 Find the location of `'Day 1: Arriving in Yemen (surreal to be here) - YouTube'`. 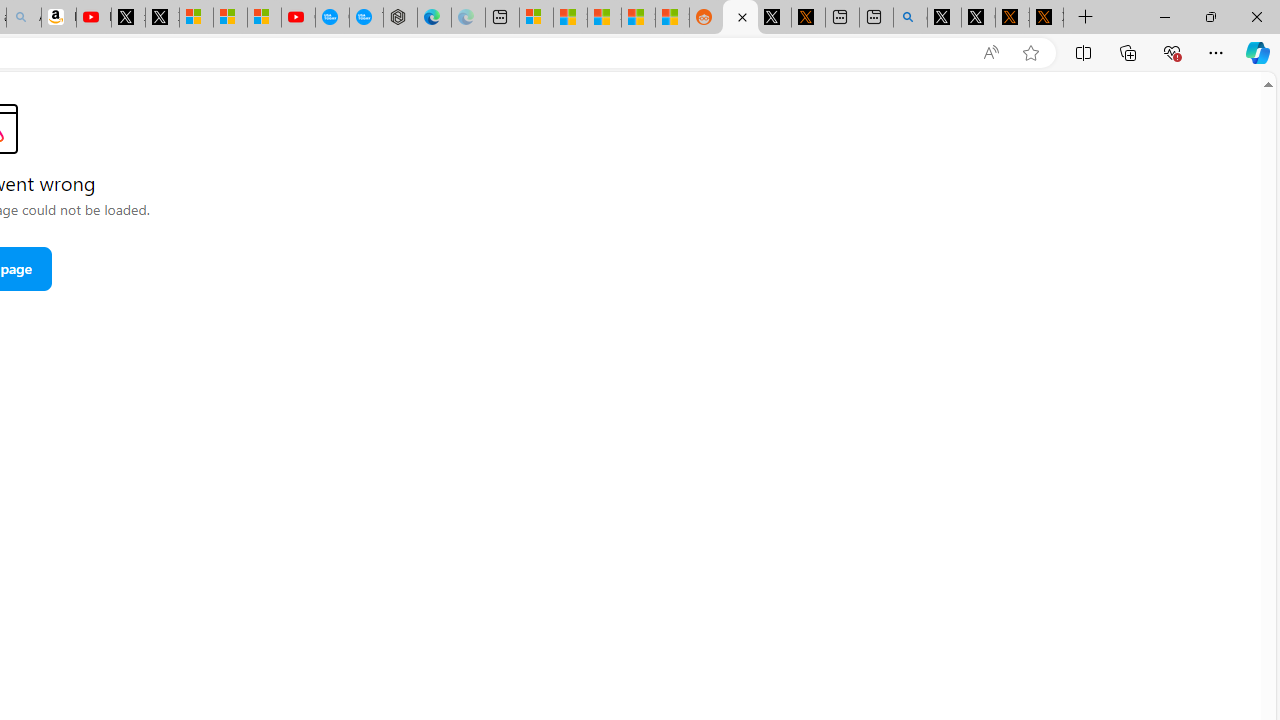

'Day 1: Arriving in Yemen (surreal to be here) - YouTube' is located at coordinates (93, 17).